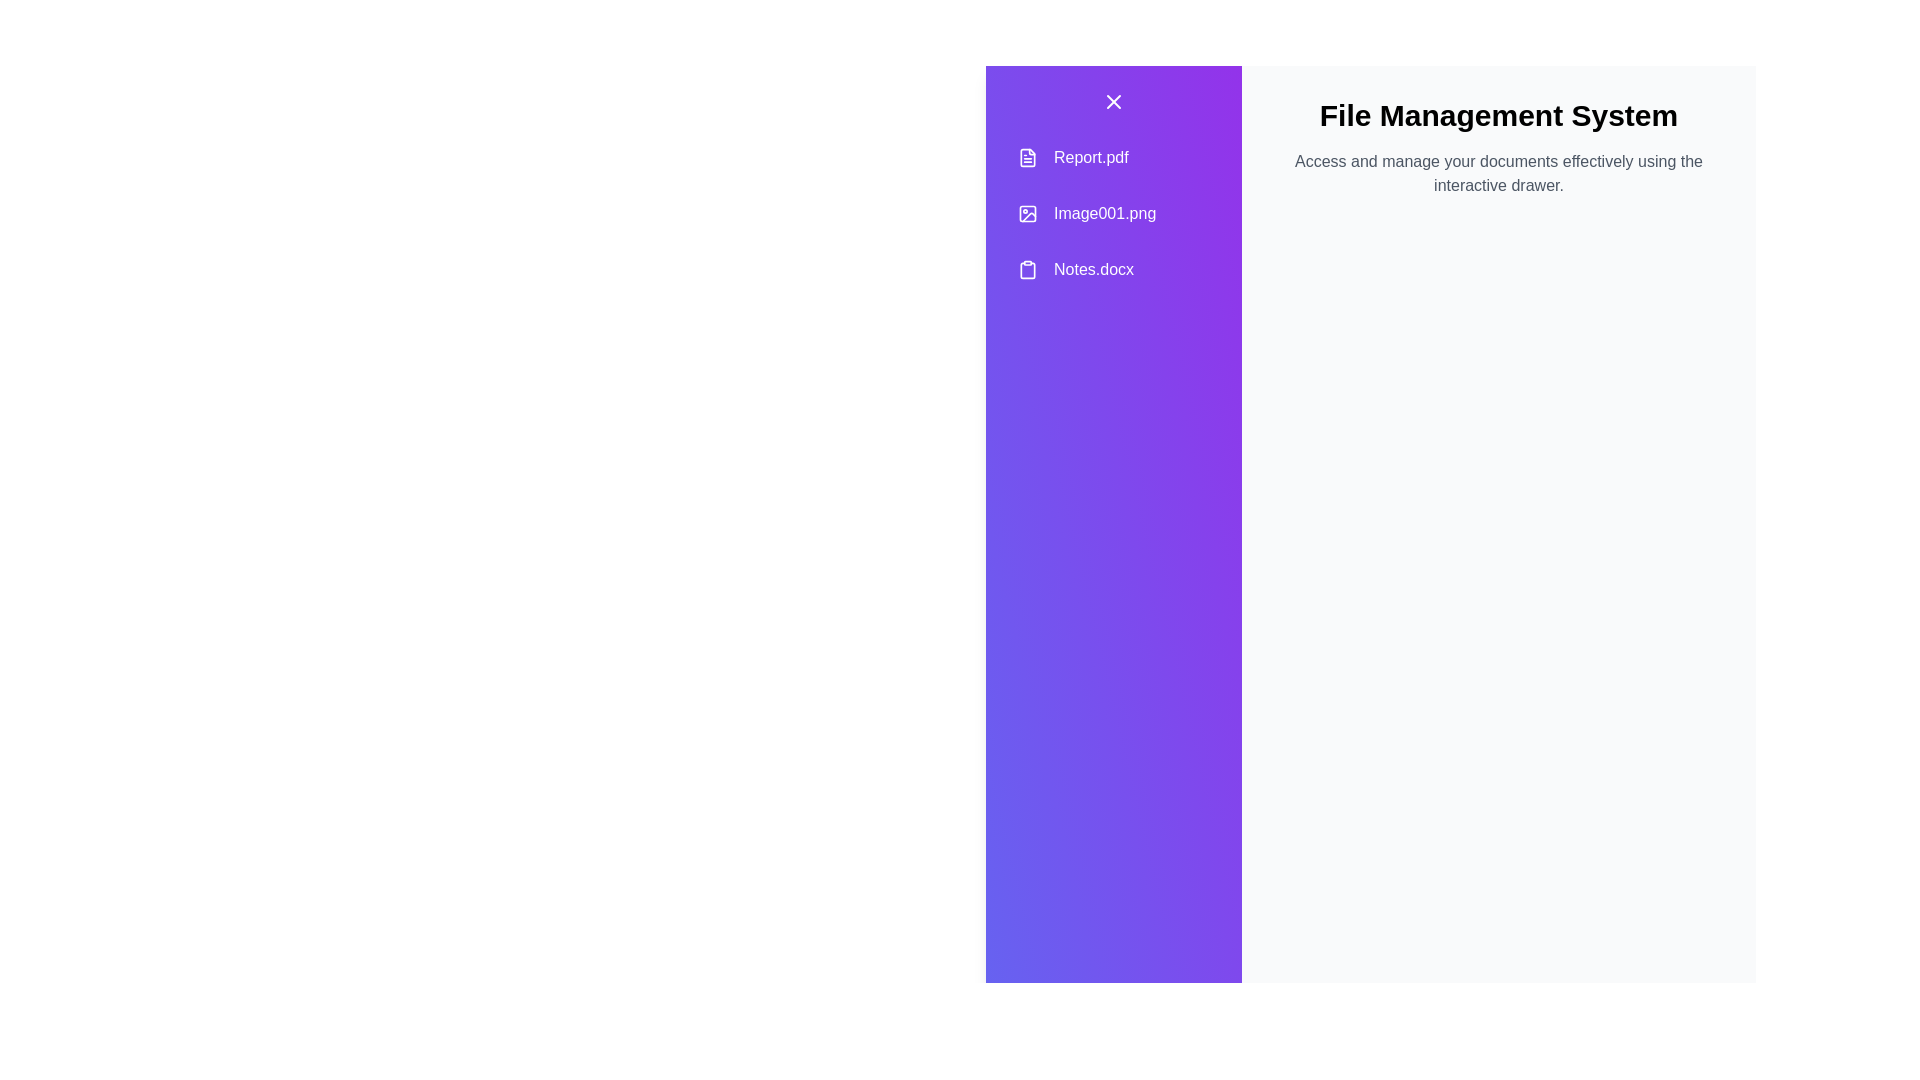  Describe the element at coordinates (1112, 270) in the screenshot. I see `the document name Notes.docx to observe the hover effect` at that location.